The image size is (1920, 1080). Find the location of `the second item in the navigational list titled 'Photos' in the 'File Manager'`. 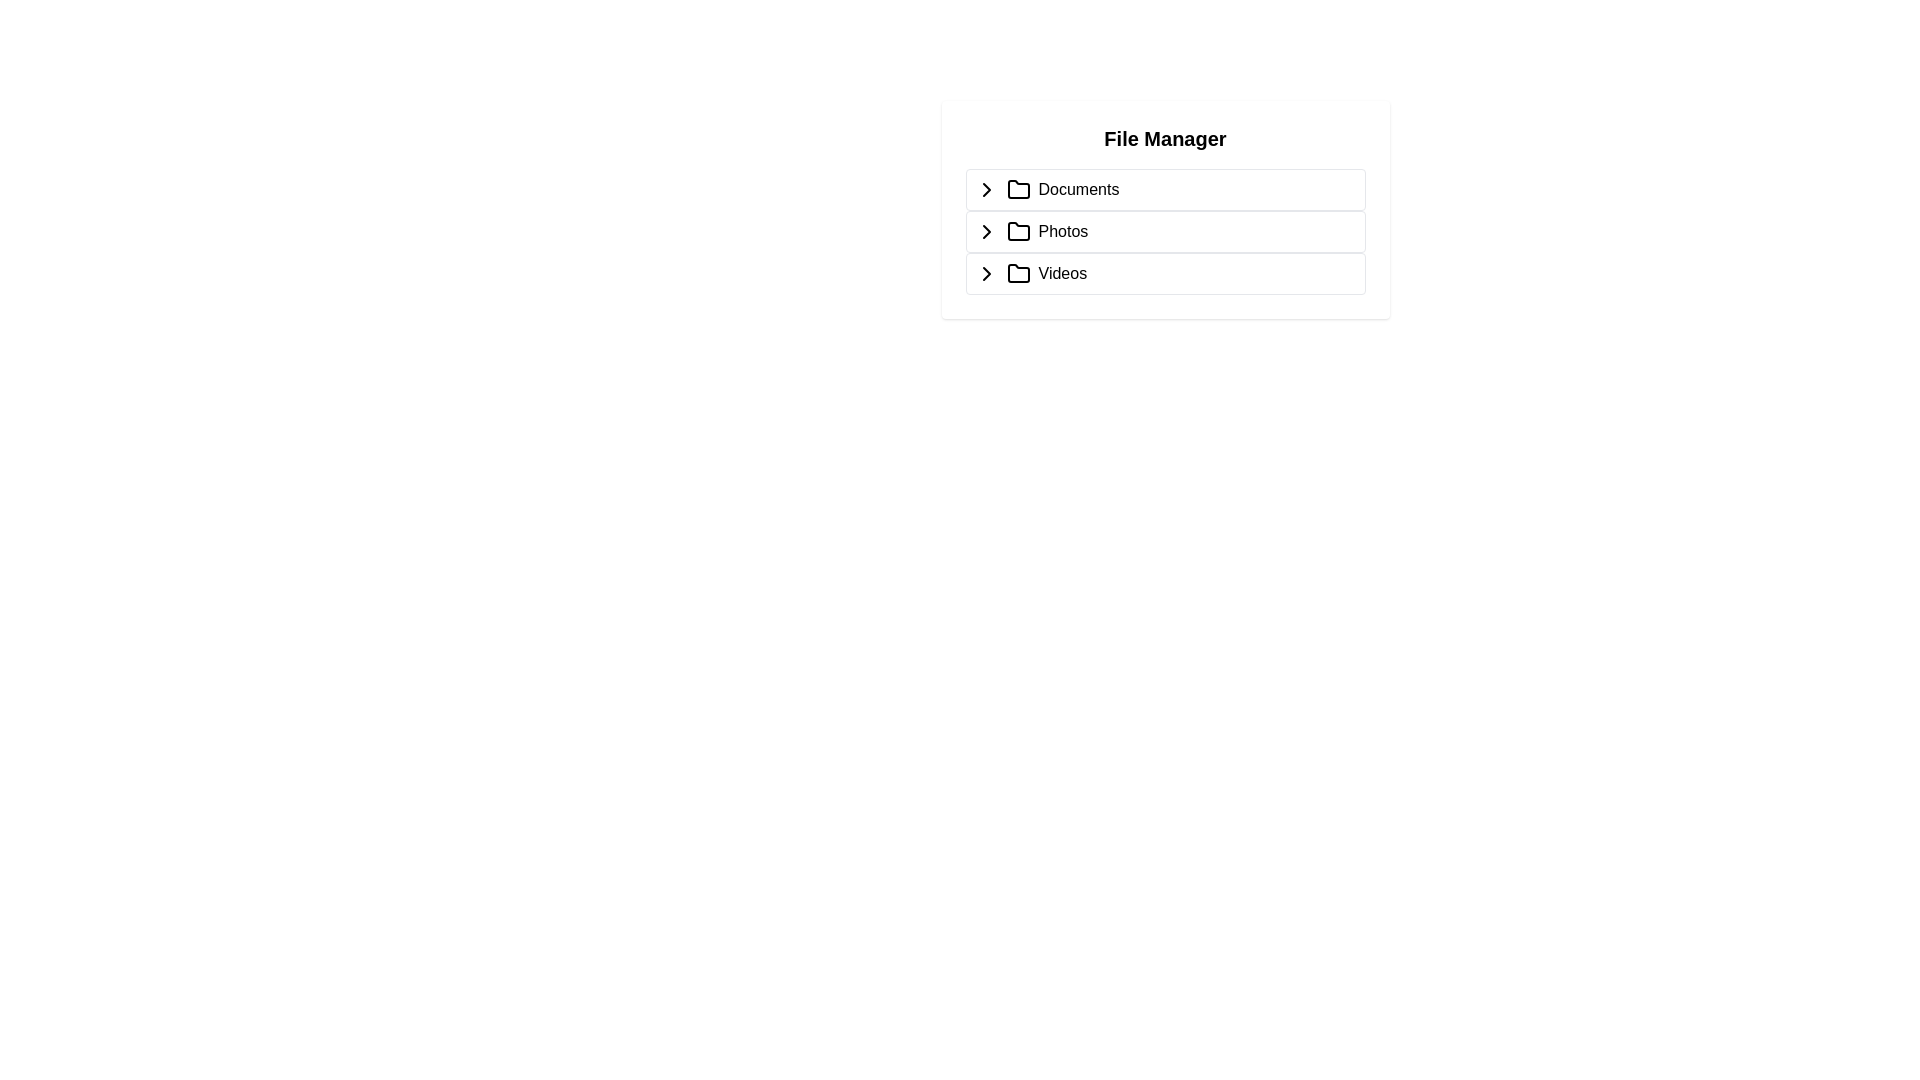

the second item in the navigational list titled 'Photos' in the 'File Manager' is located at coordinates (1165, 230).